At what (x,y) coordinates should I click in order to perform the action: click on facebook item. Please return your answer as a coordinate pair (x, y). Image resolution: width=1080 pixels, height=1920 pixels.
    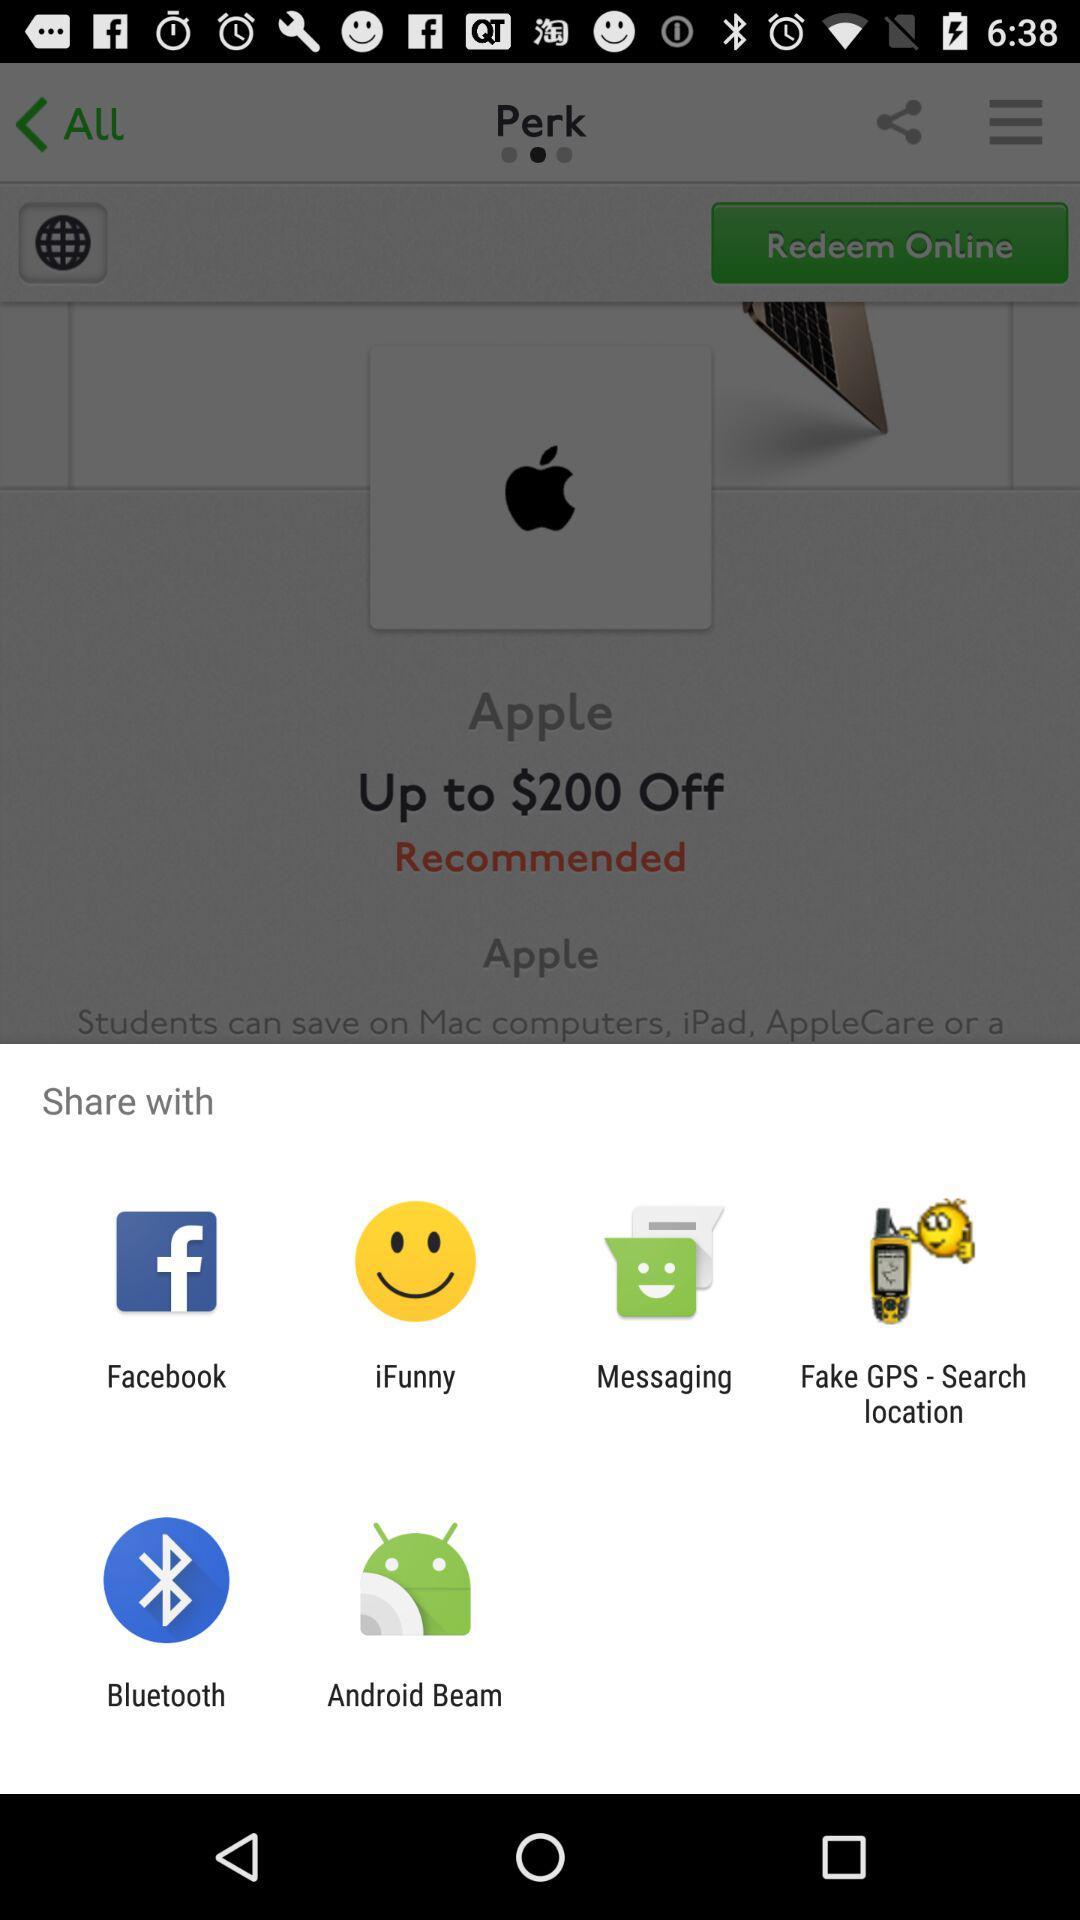
    Looking at the image, I should click on (165, 1392).